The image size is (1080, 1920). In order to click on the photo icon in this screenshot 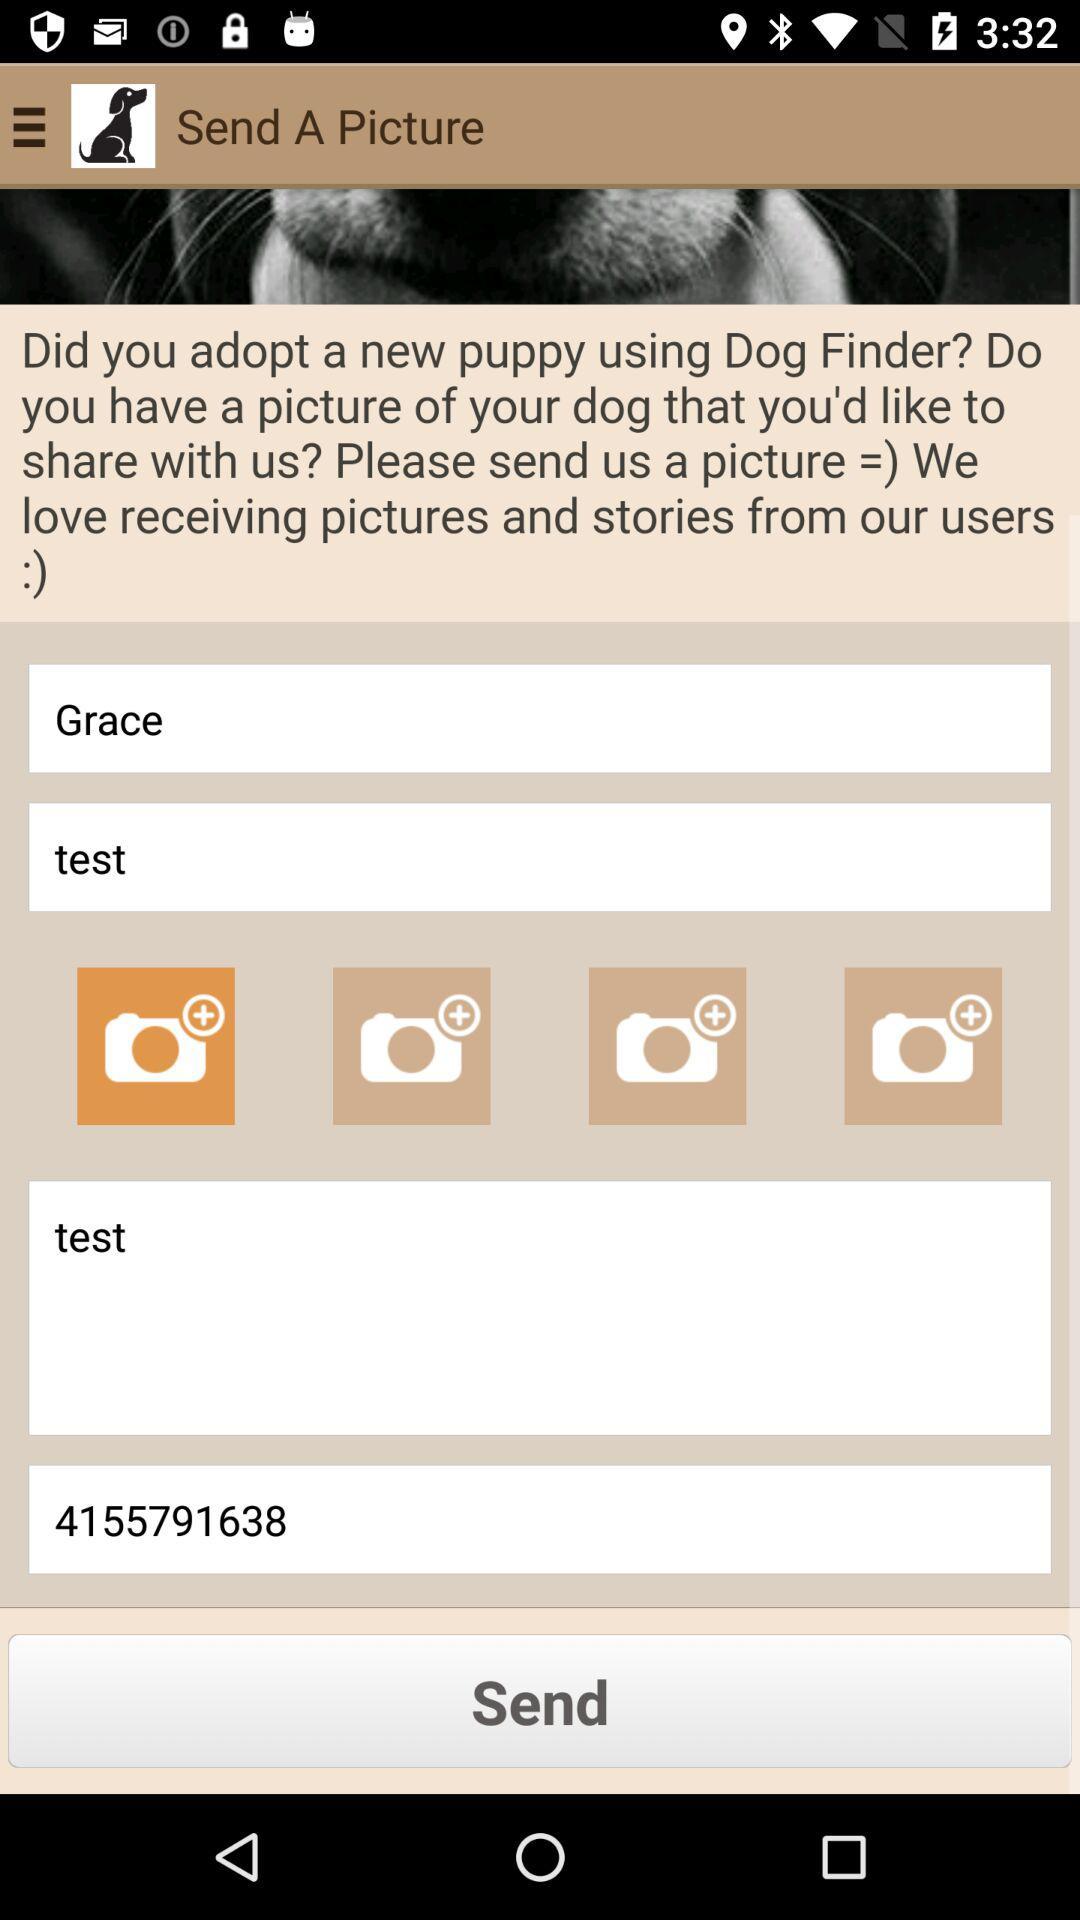, I will do `click(667, 1045)`.